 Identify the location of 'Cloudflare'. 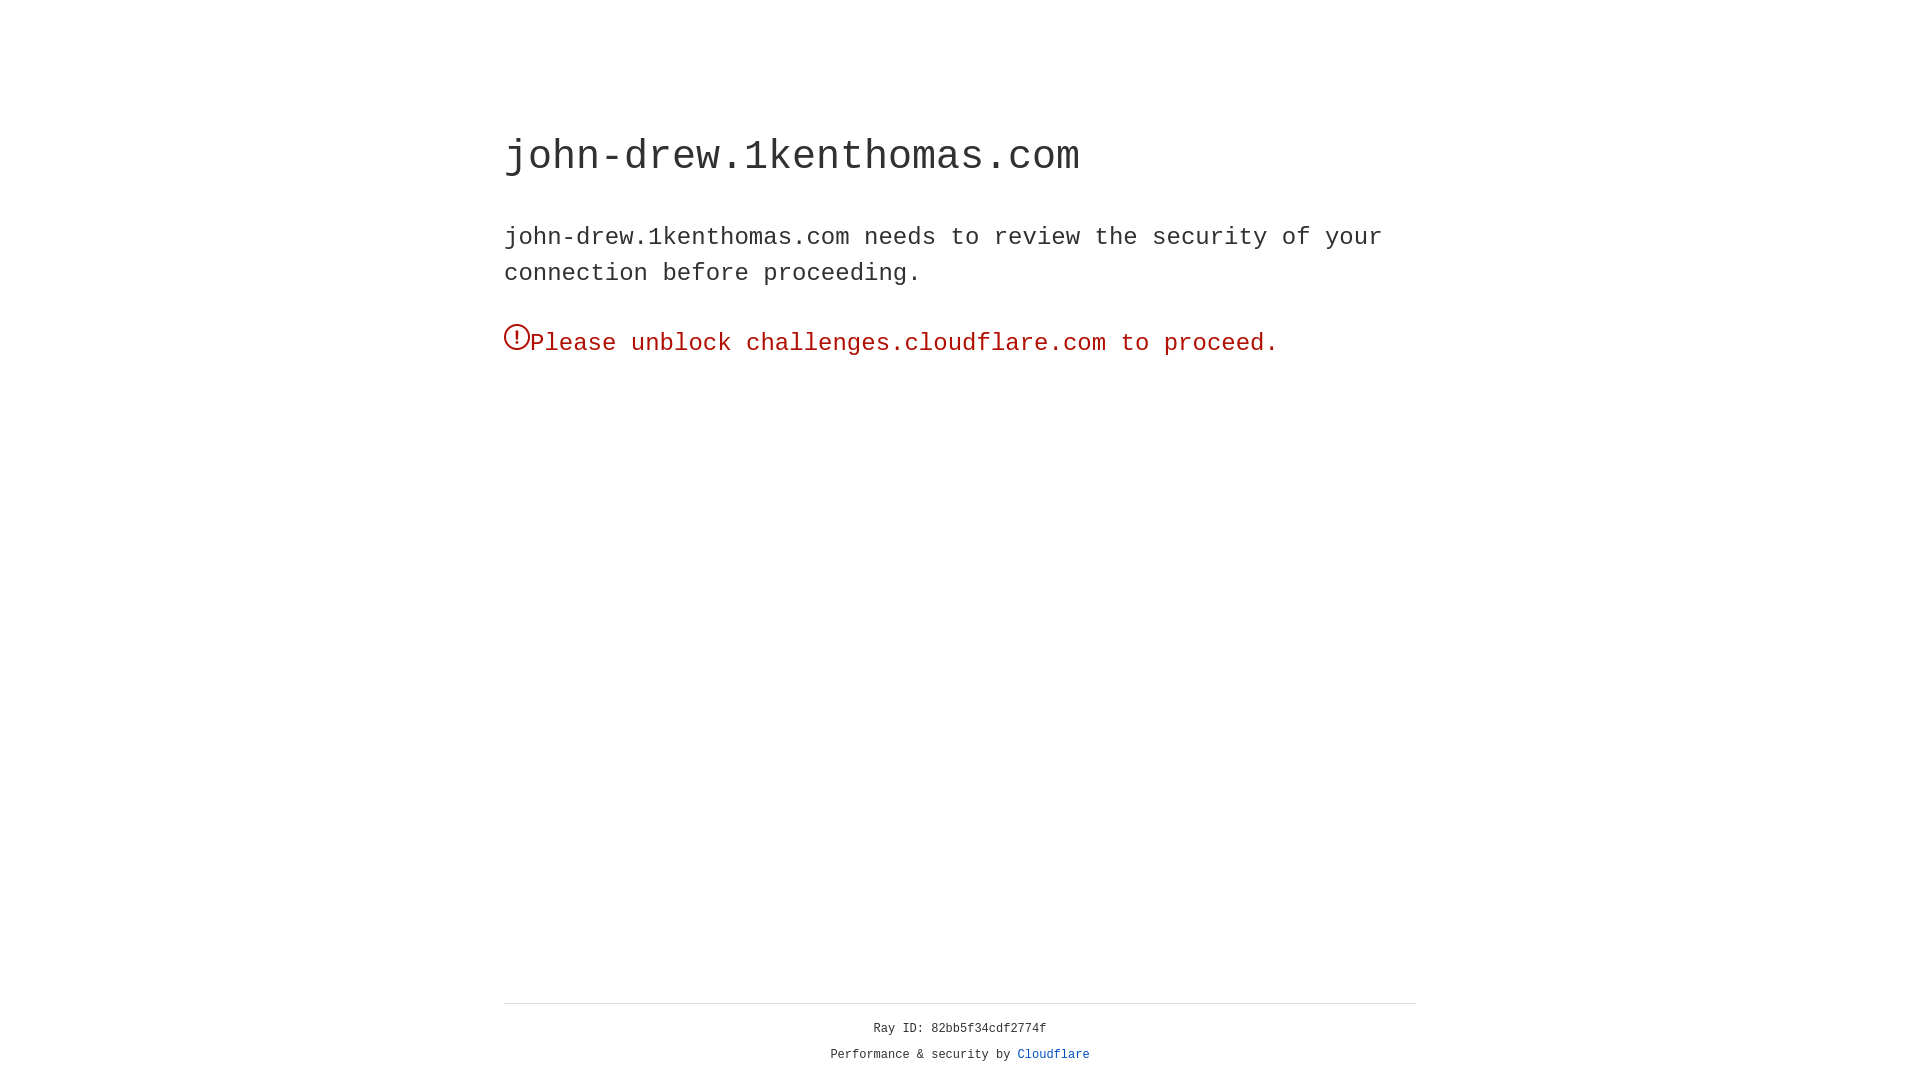
(1053, 1054).